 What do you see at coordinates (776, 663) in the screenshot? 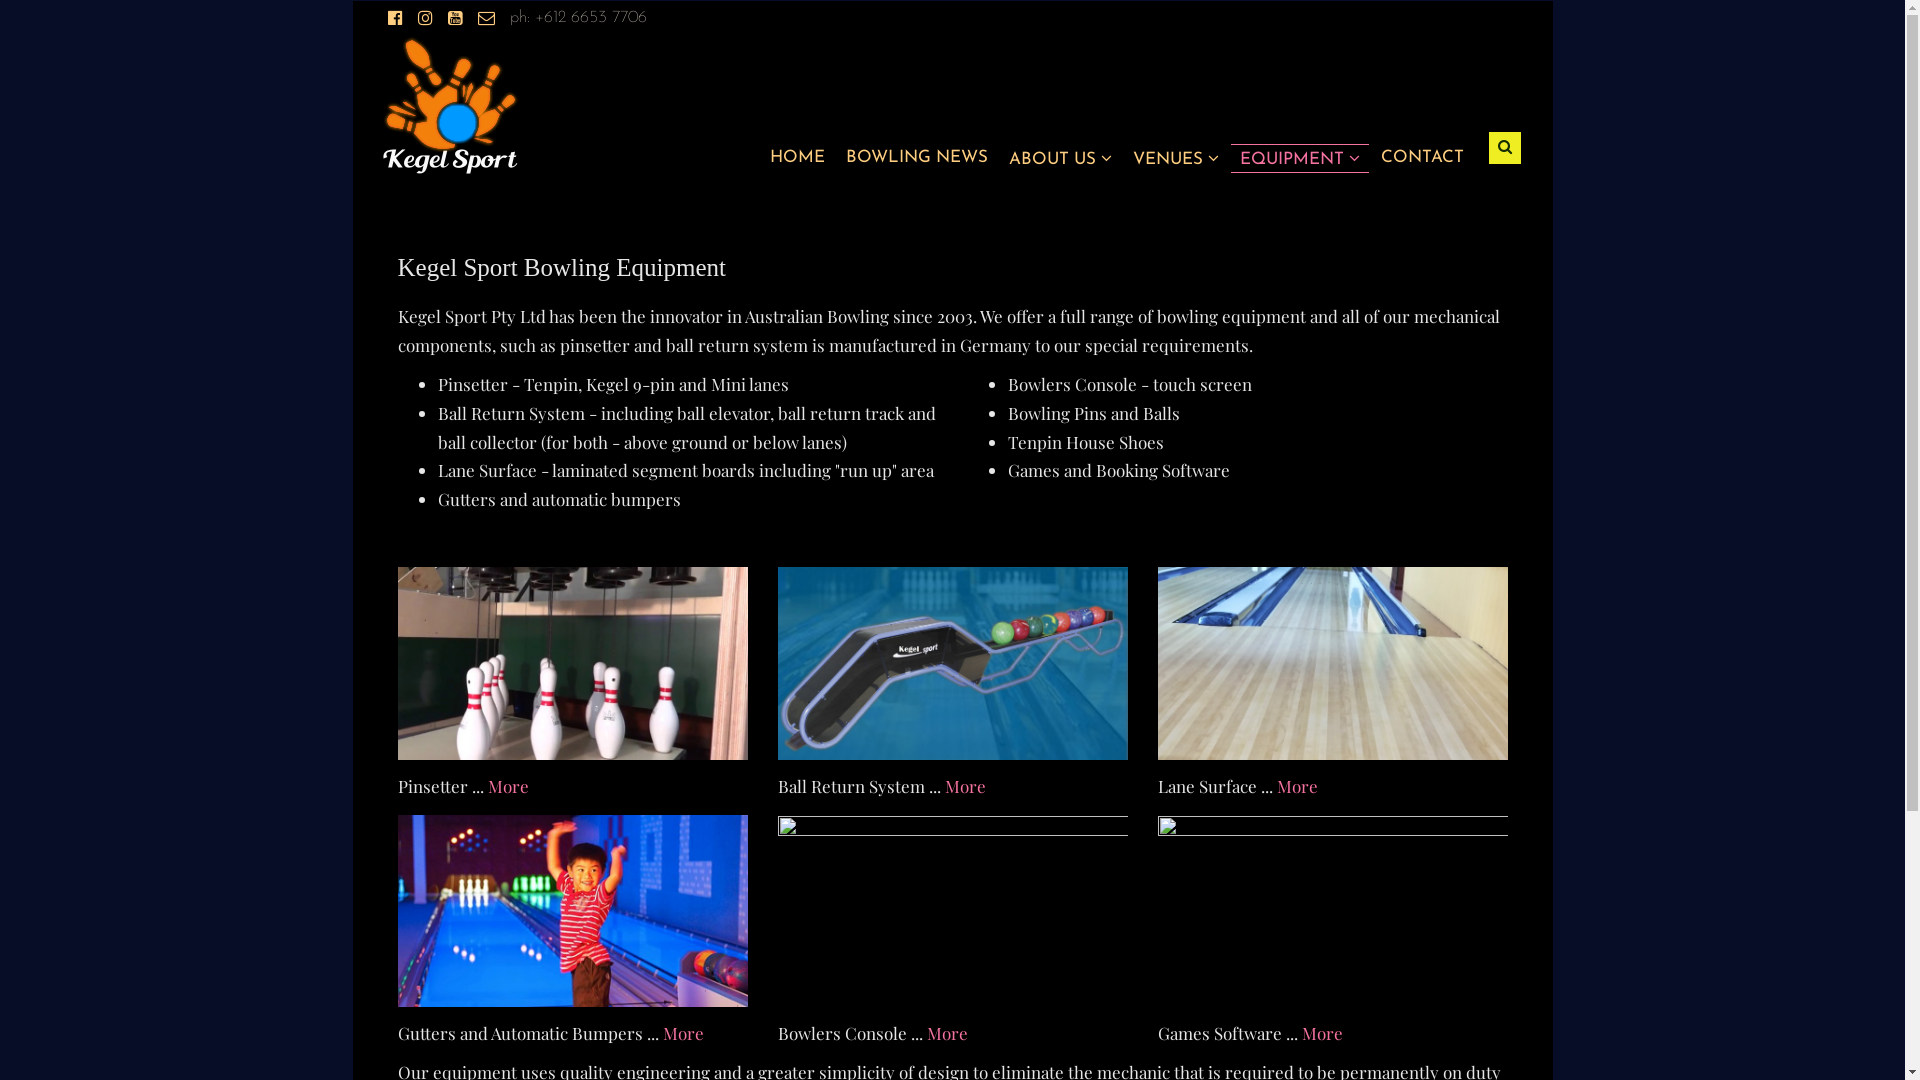
I see `'Ten Pin Ball Return System'` at bounding box center [776, 663].